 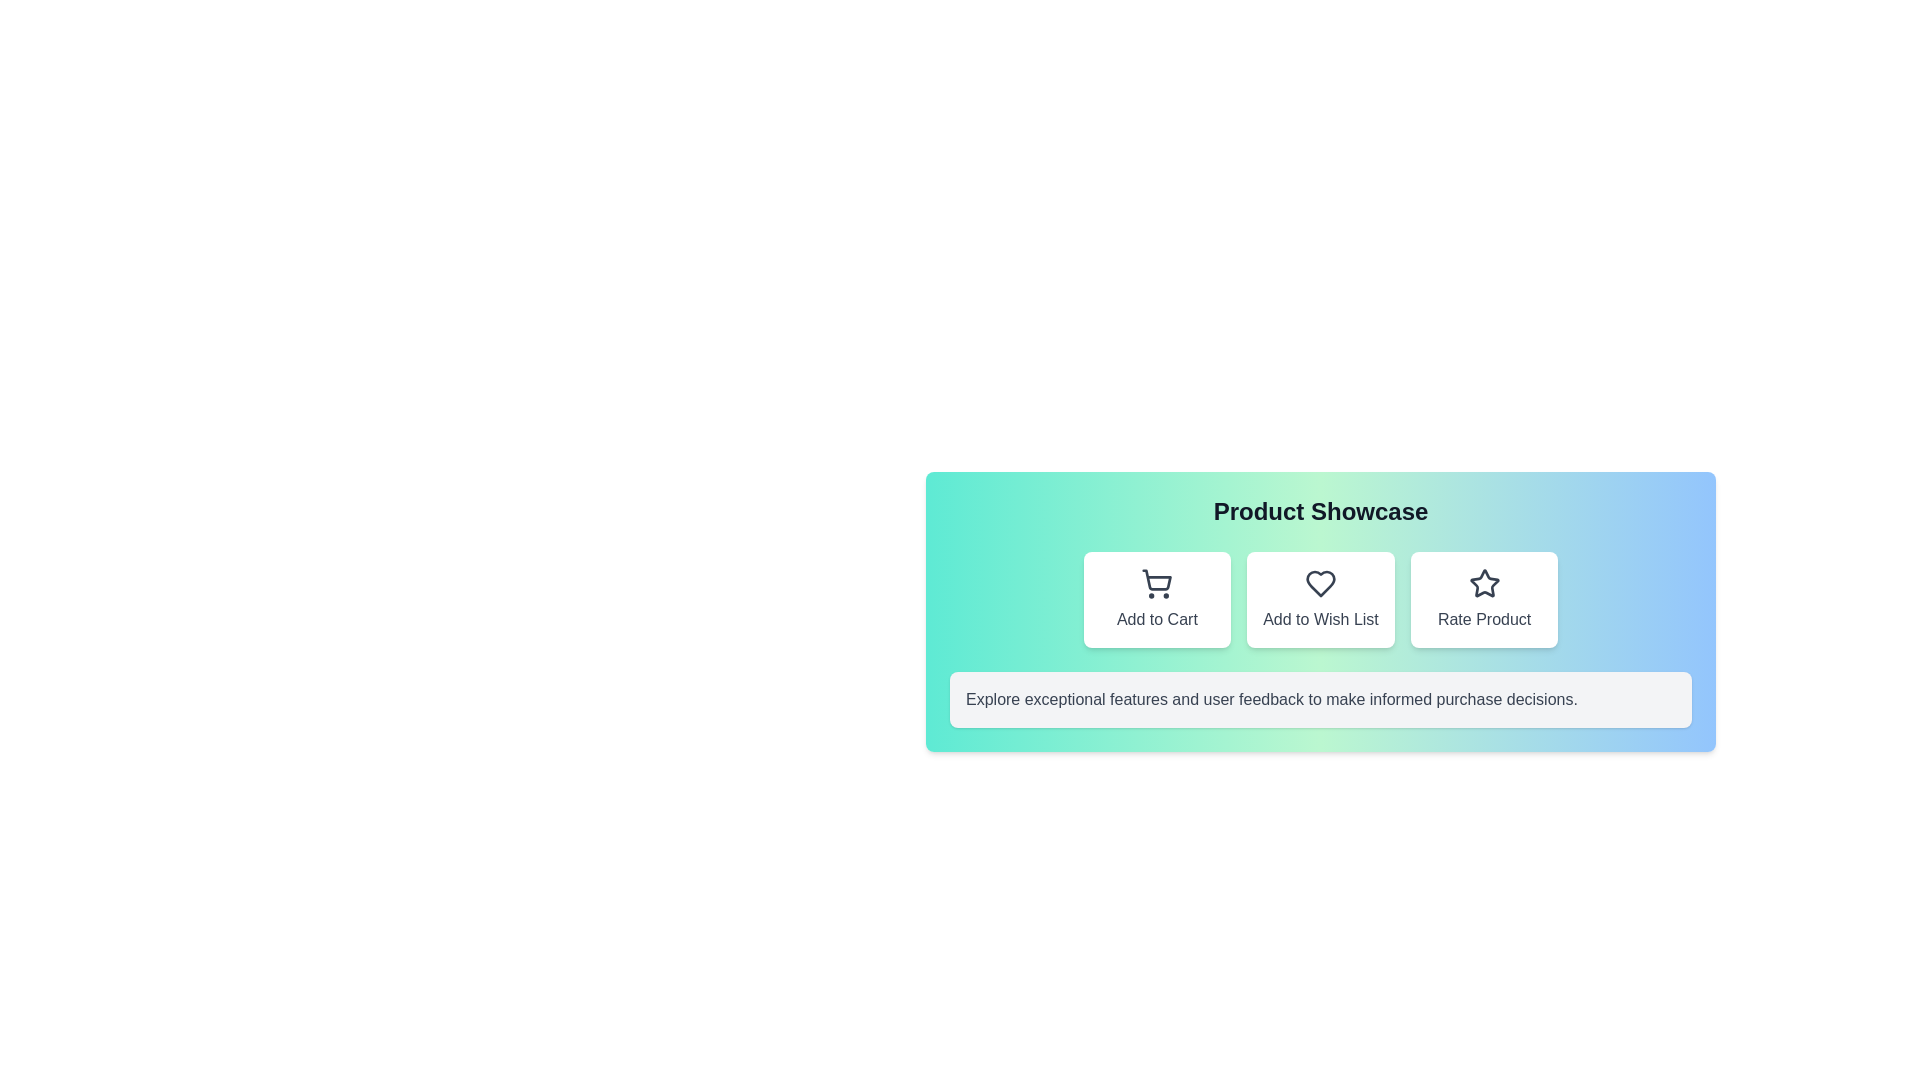 I want to click on the 'Add to Wishlist' button located in the second column of the three-column grid, between the 'Add to Cart' and 'Rate Product' buttons, so click(x=1320, y=599).